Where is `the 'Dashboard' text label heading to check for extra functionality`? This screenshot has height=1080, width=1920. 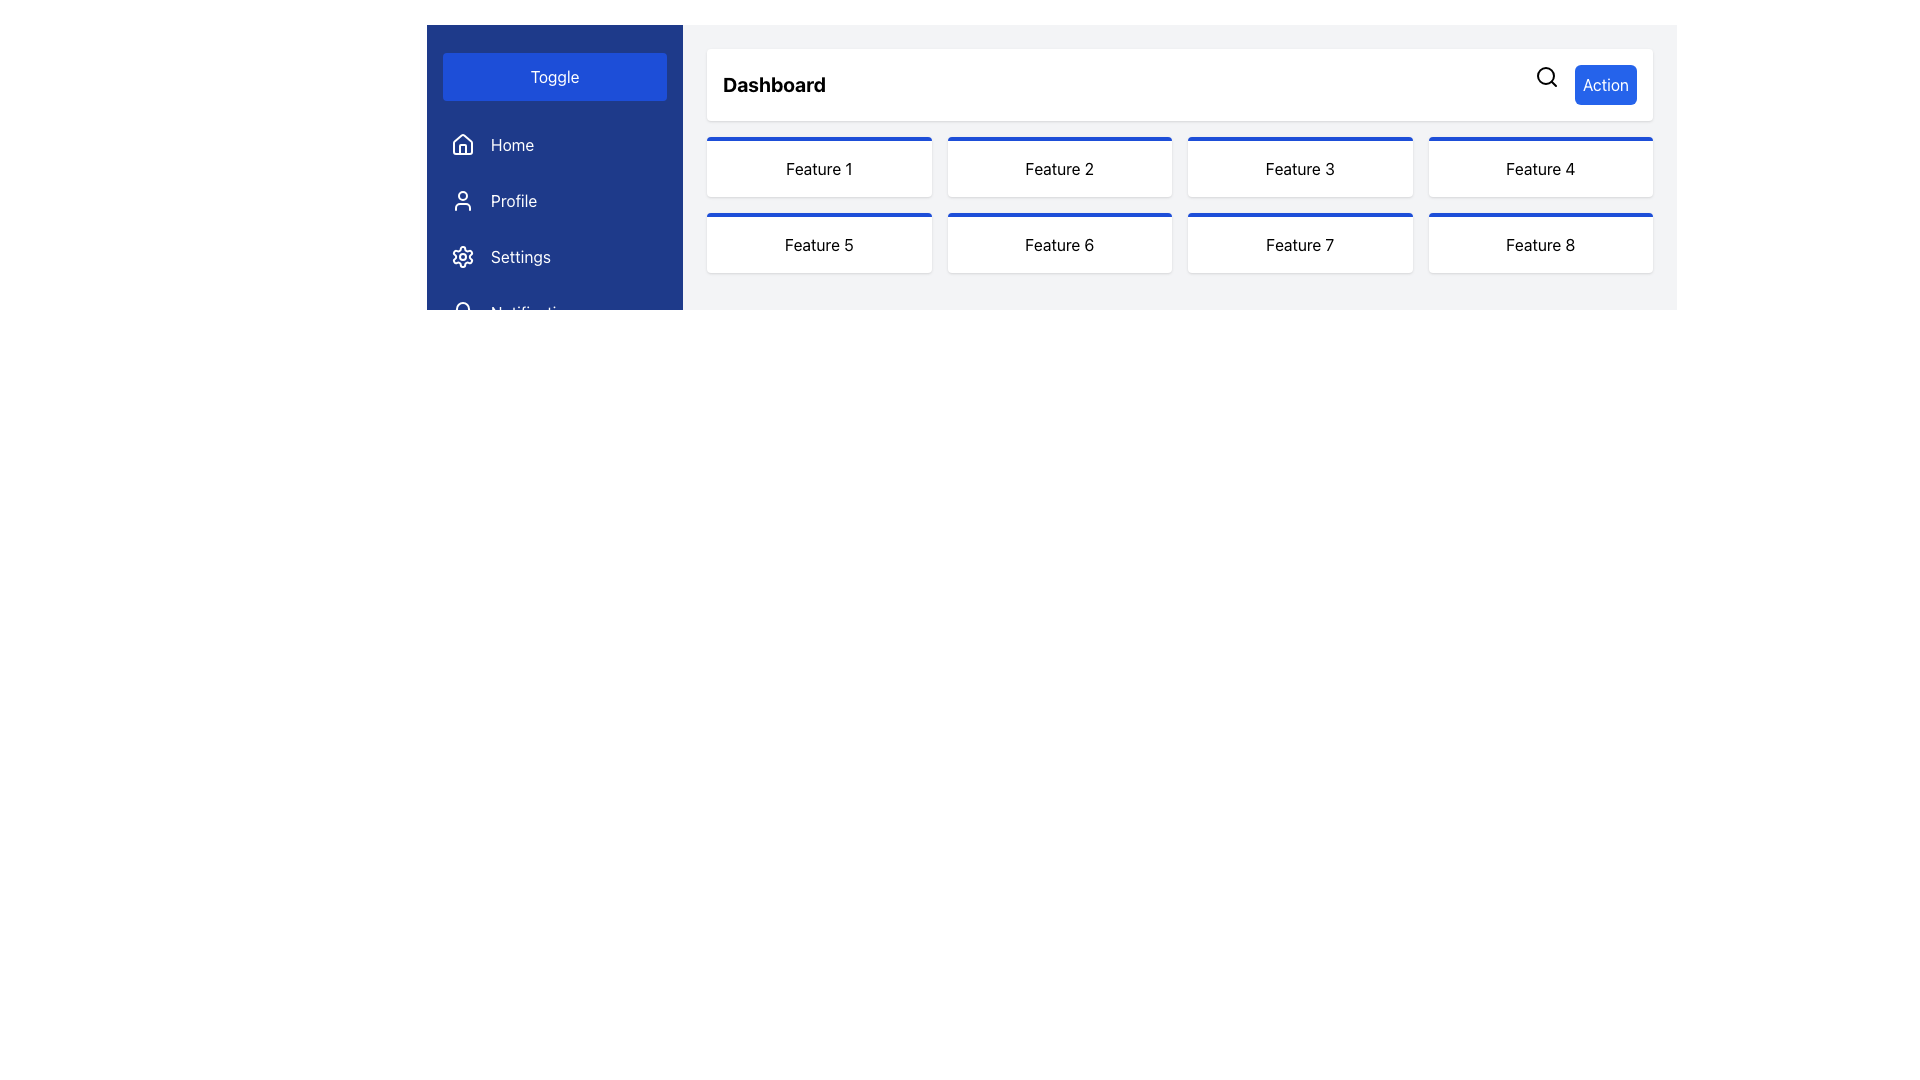 the 'Dashboard' text label heading to check for extra functionality is located at coordinates (773, 83).